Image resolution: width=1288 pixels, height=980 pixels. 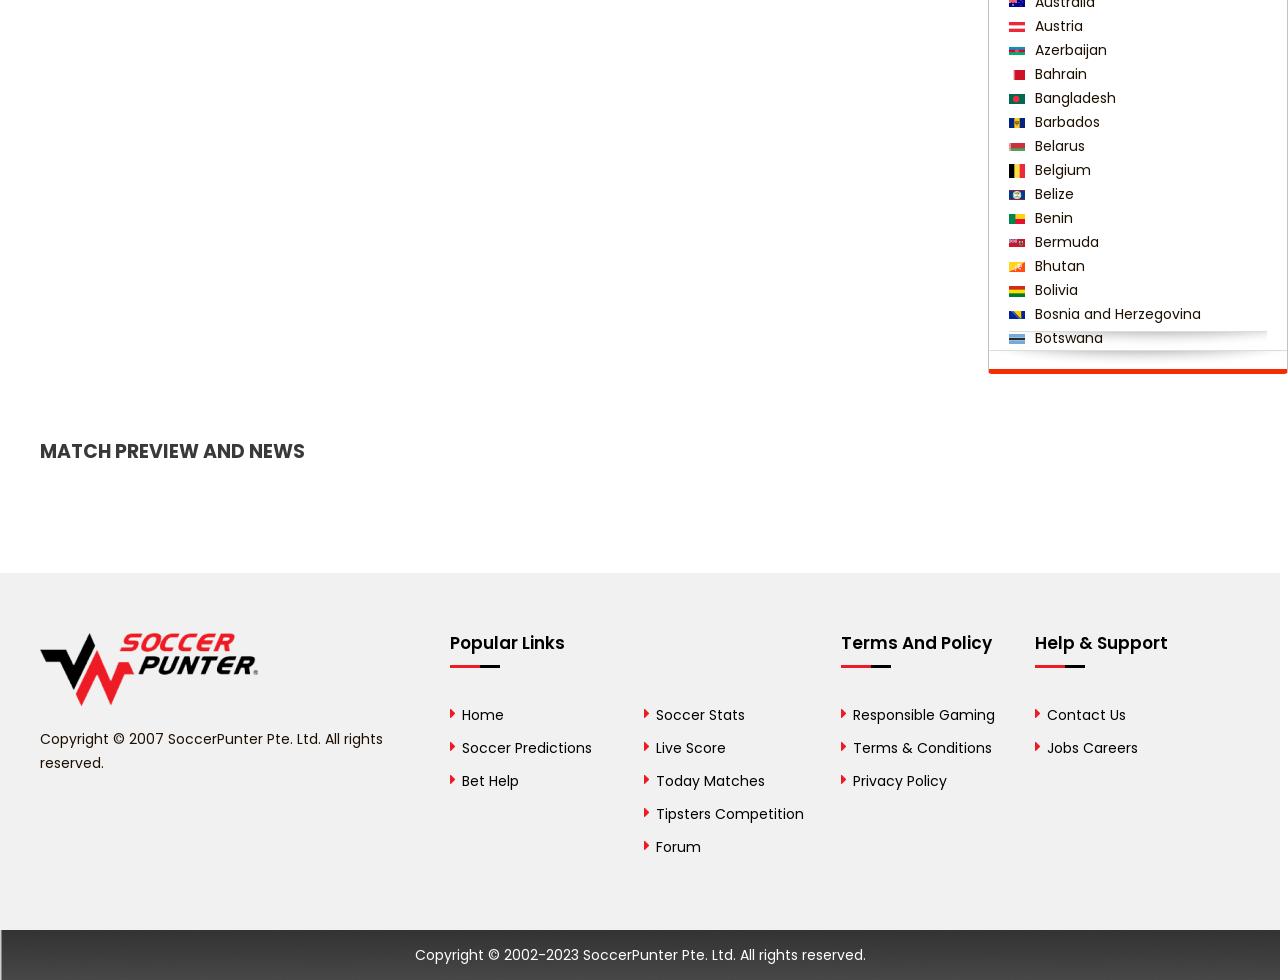 What do you see at coordinates (1075, 434) in the screenshot?
I see `'Burkina Faso'` at bounding box center [1075, 434].